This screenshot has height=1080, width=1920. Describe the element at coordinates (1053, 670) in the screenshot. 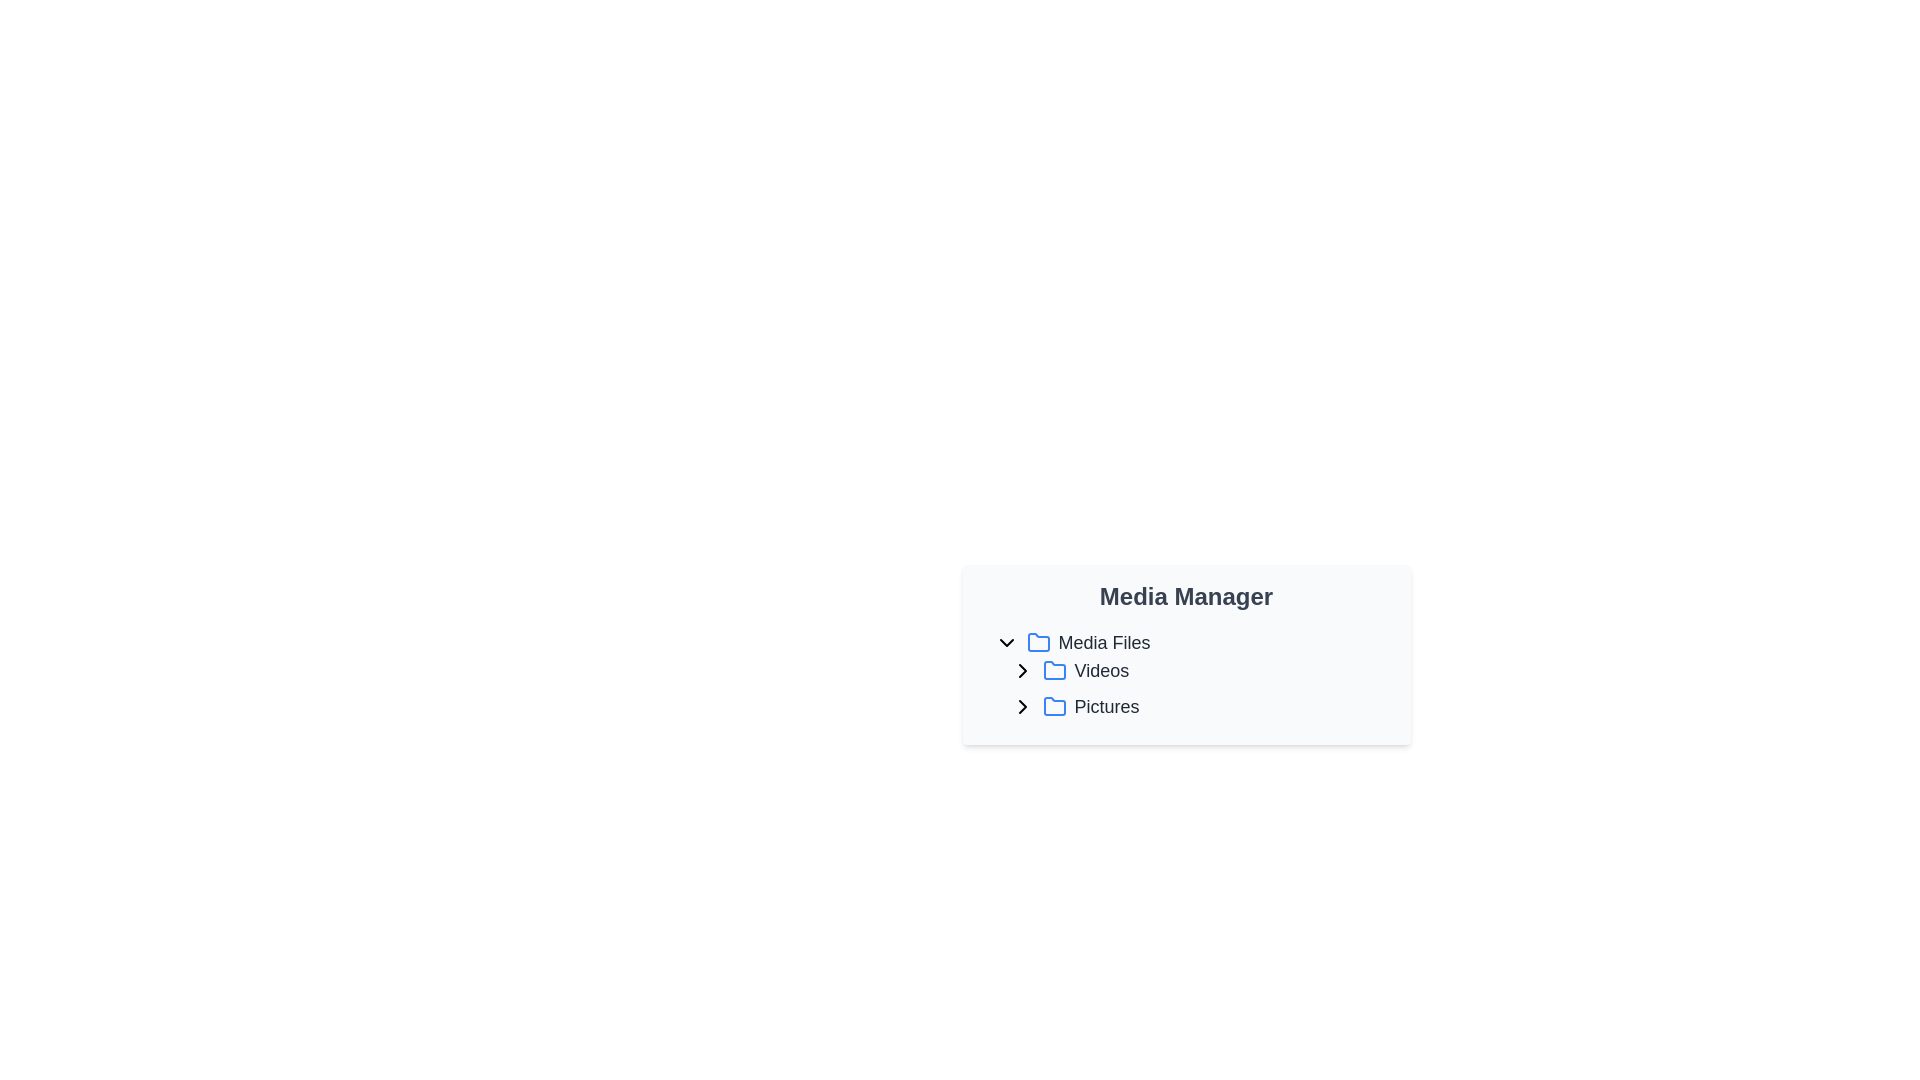

I see `the folder icon with a blue outline and white-filled background located in the 'Videos' row under the 'Media Files' section of the navigation menu` at that location.